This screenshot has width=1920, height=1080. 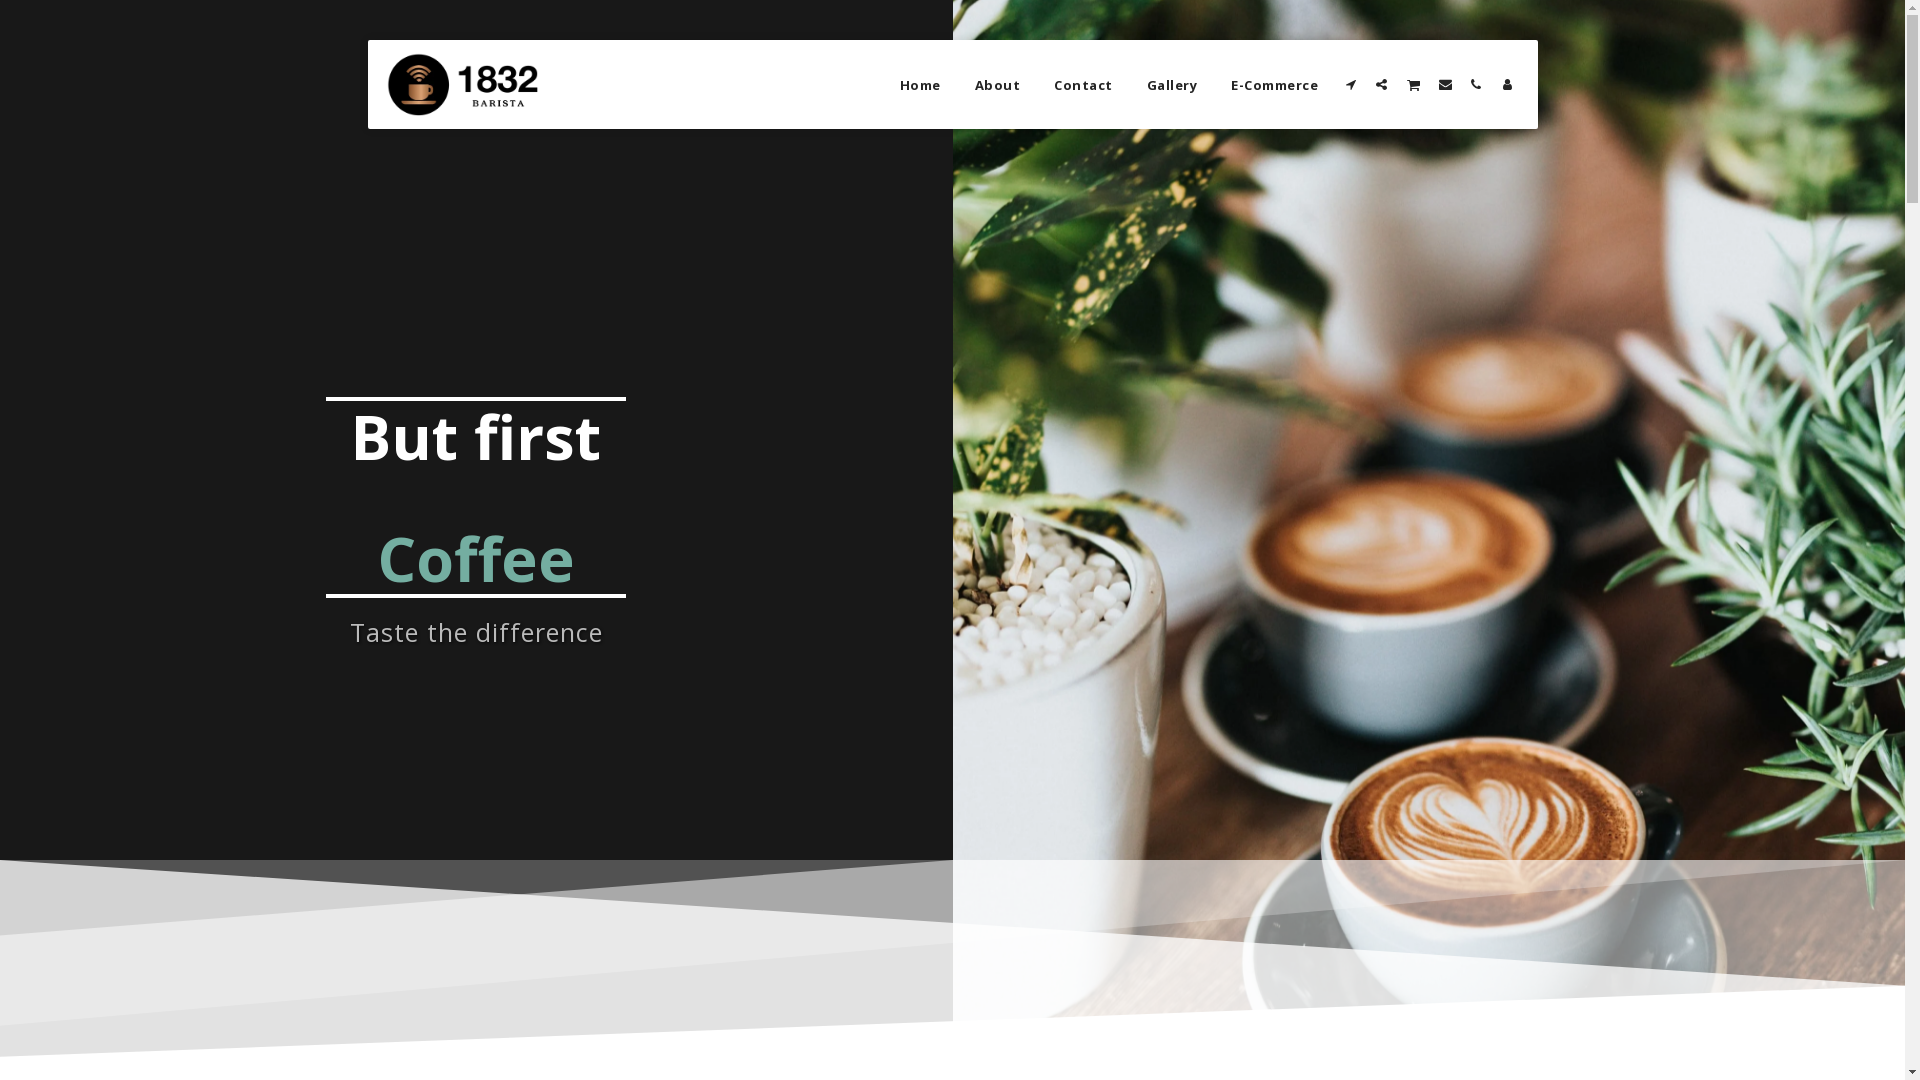 What do you see at coordinates (1082, 83) in the screenshot?
I see `'Contact'` at bounding box center [1082, 83].